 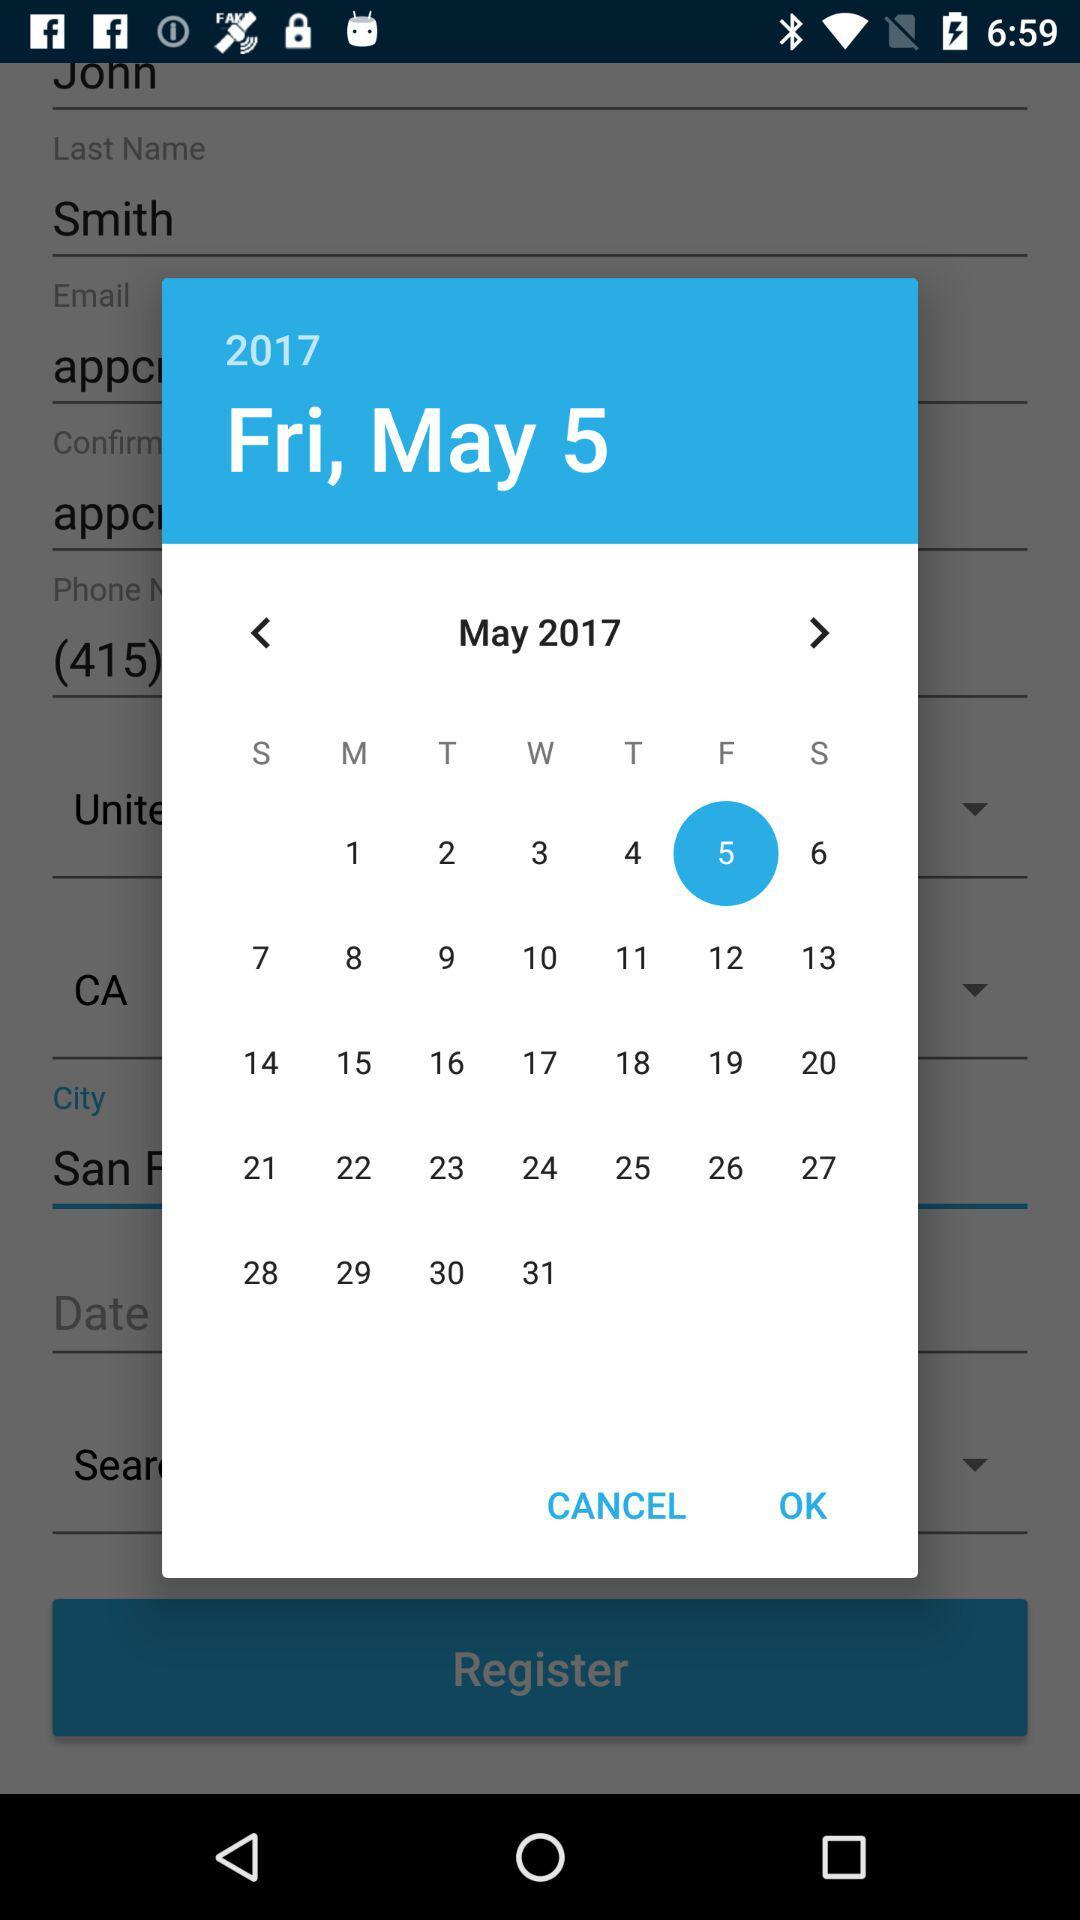 I want to click on item below 2017 item, so click(x=416, y=435).